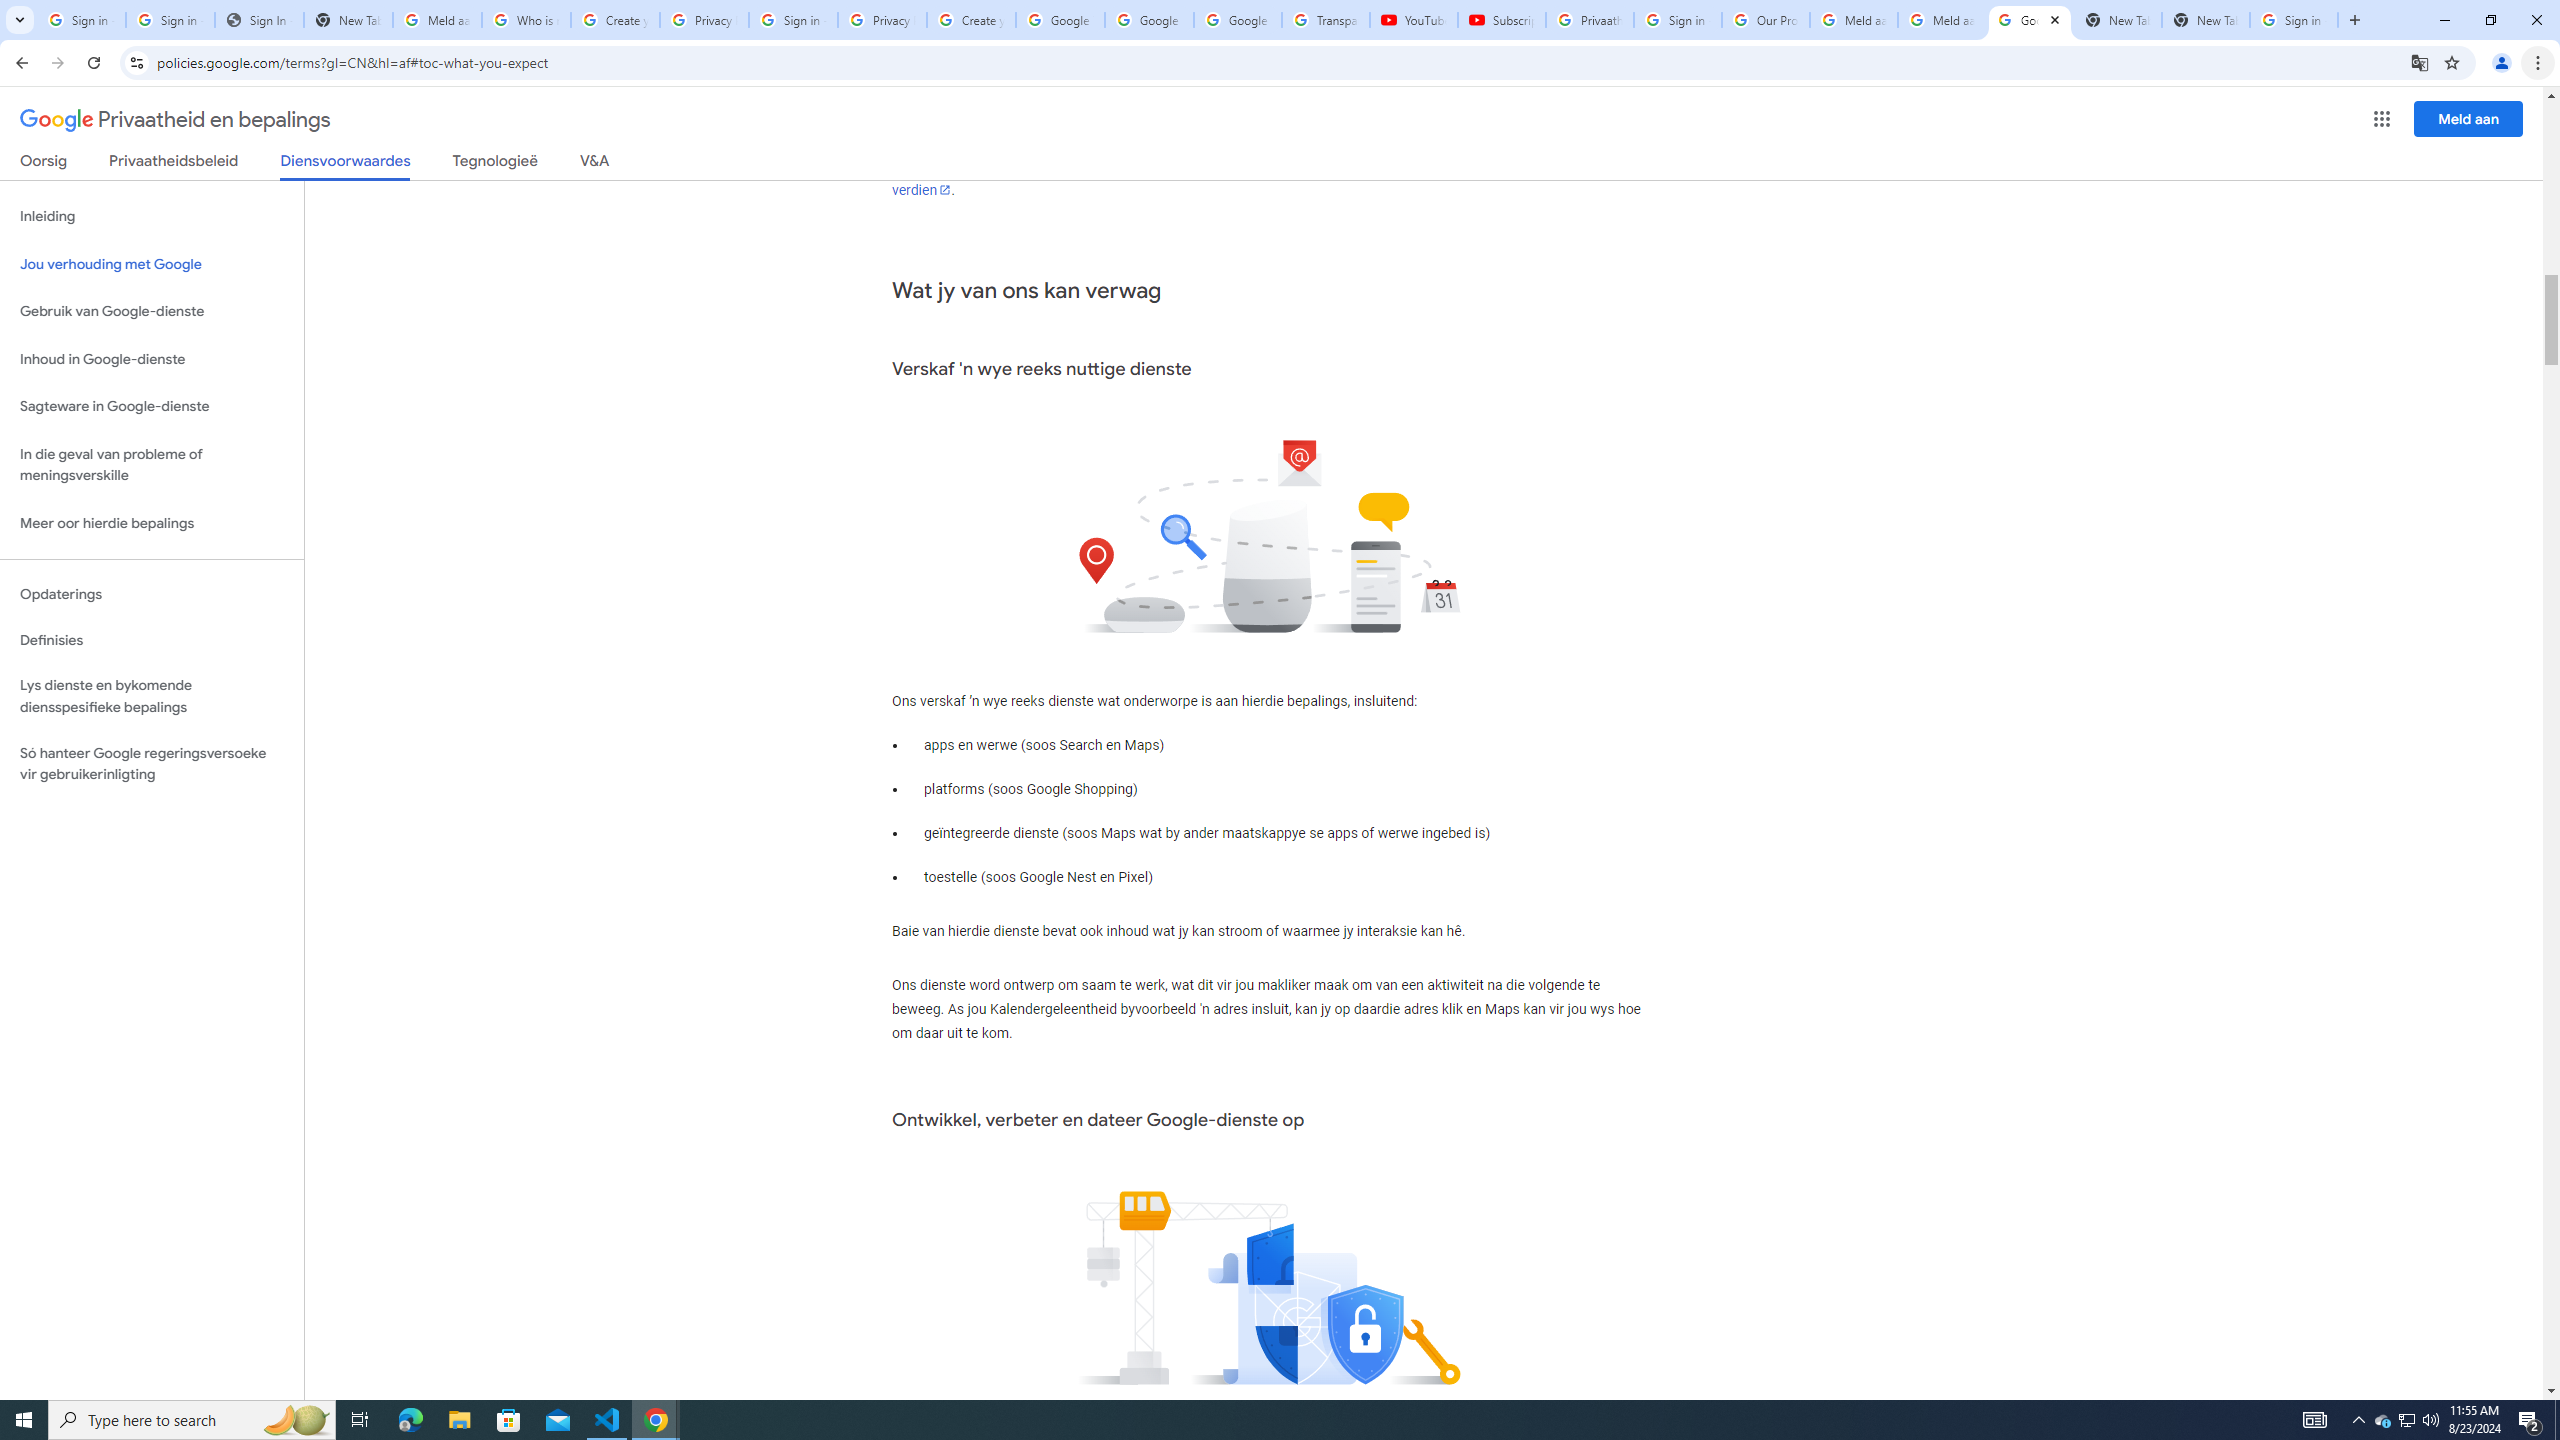  What do you see at coordinates (151, 696) in the screenshot?
I see `'Lys dienste en bykomende diensspesifieke bepalings'` at bounding box center [151, 696].